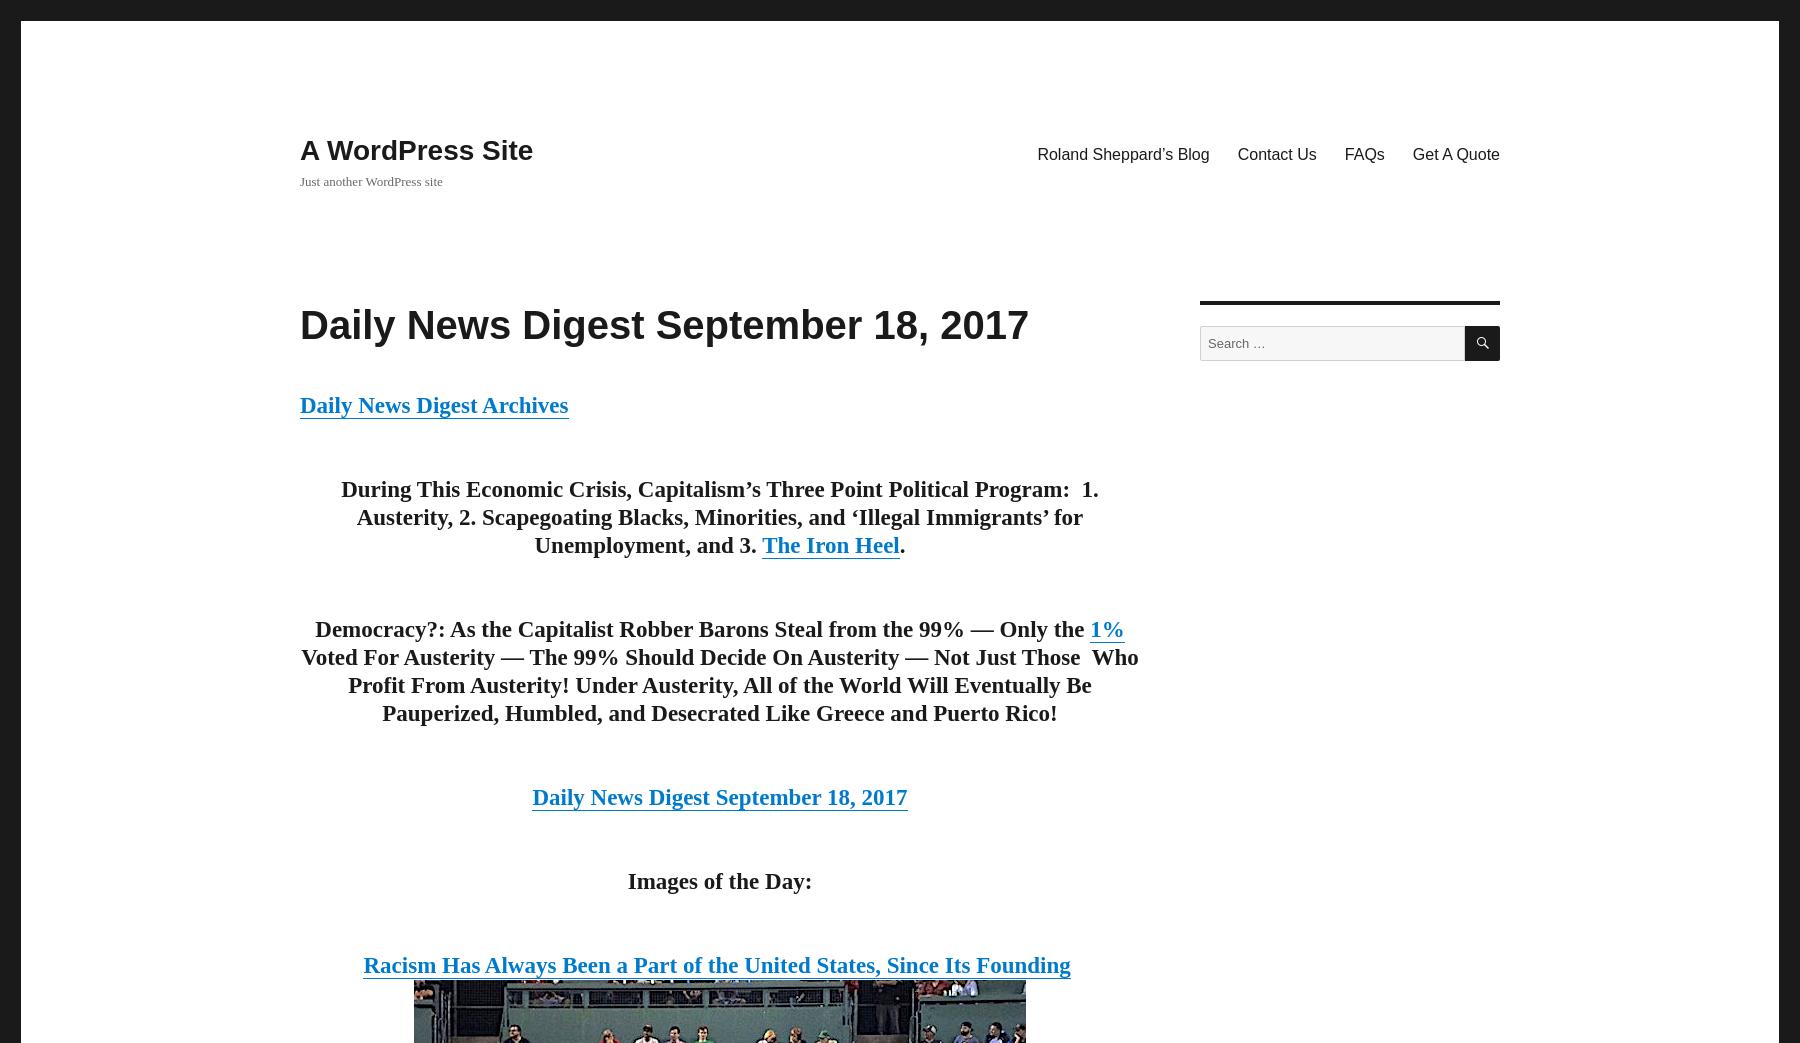 The height and width of the screenshot is (1043, 1800). Describe the element at coordinates (1363, 152) in the screenshot. I see `'FAQs'` at that location.